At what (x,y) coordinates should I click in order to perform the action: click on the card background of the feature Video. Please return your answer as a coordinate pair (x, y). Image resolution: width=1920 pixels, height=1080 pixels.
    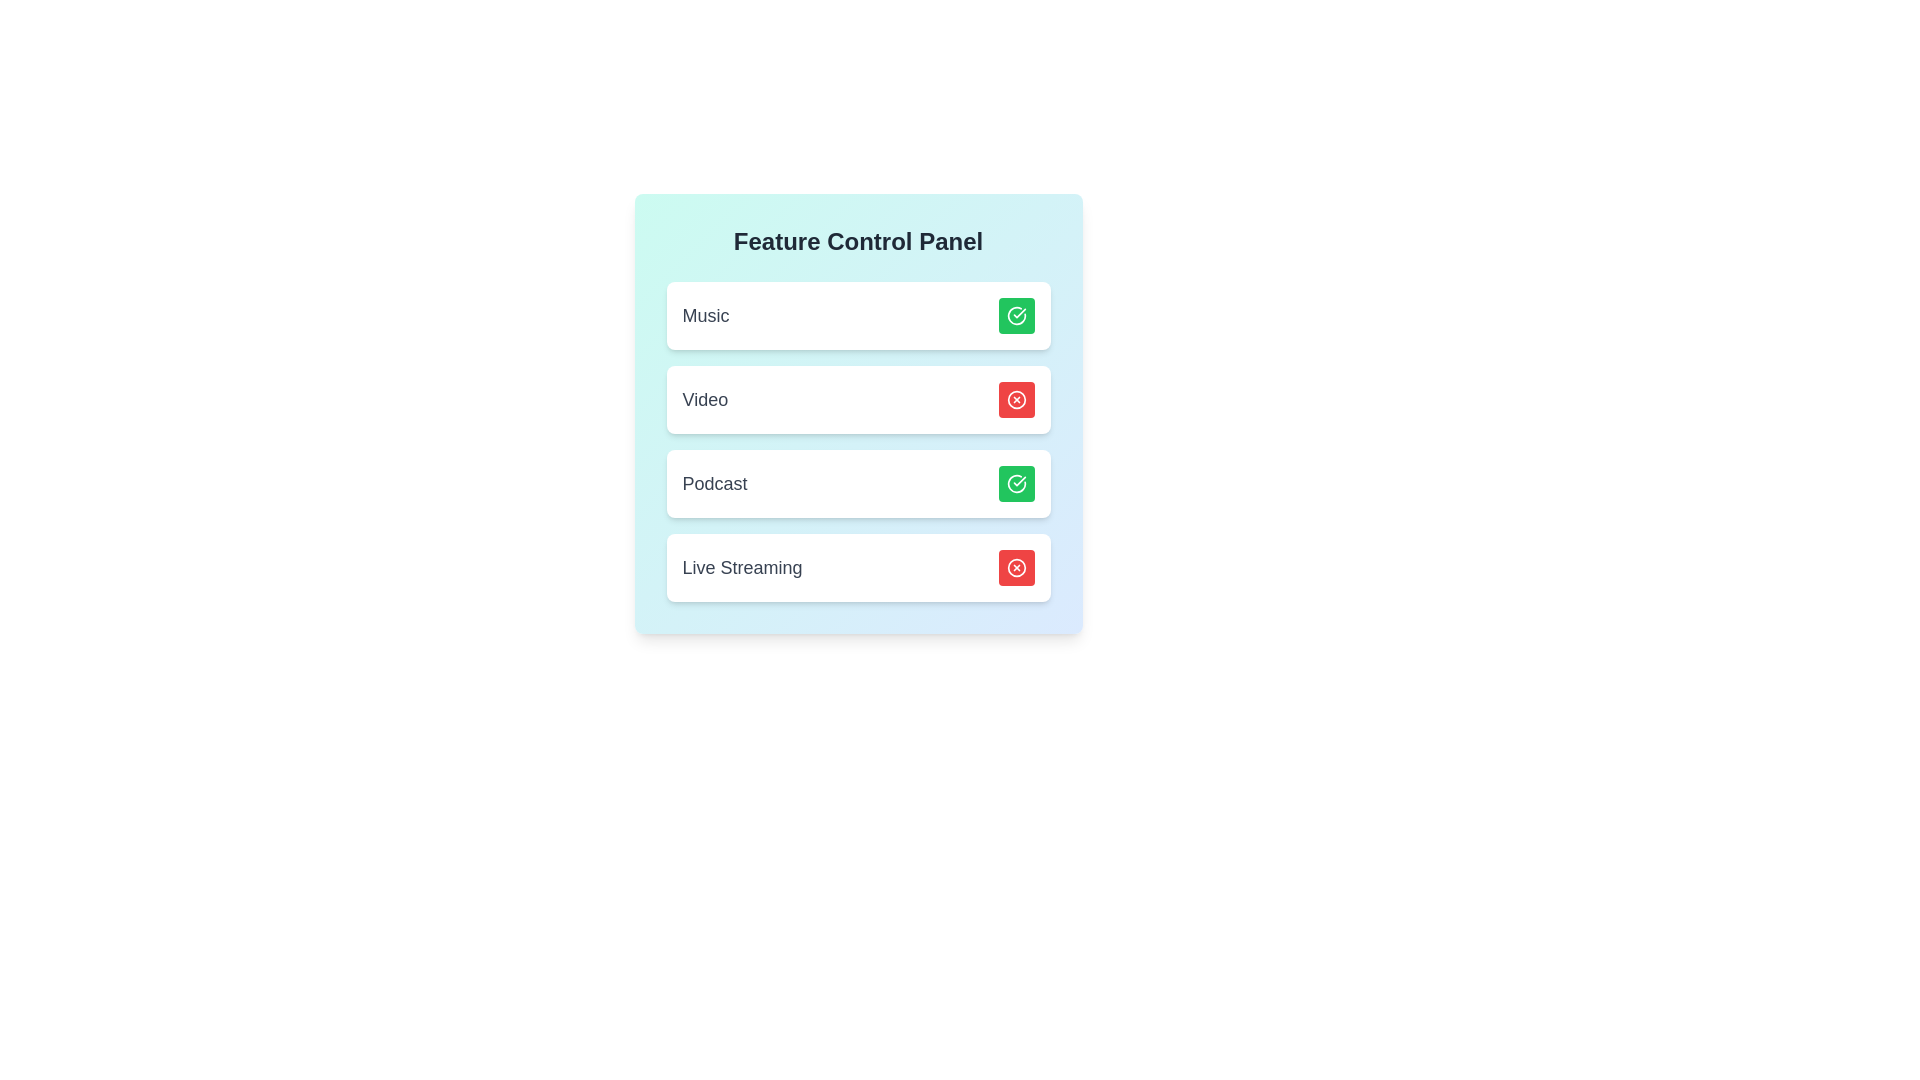
    Looking at the image, I should click on (858, 400).